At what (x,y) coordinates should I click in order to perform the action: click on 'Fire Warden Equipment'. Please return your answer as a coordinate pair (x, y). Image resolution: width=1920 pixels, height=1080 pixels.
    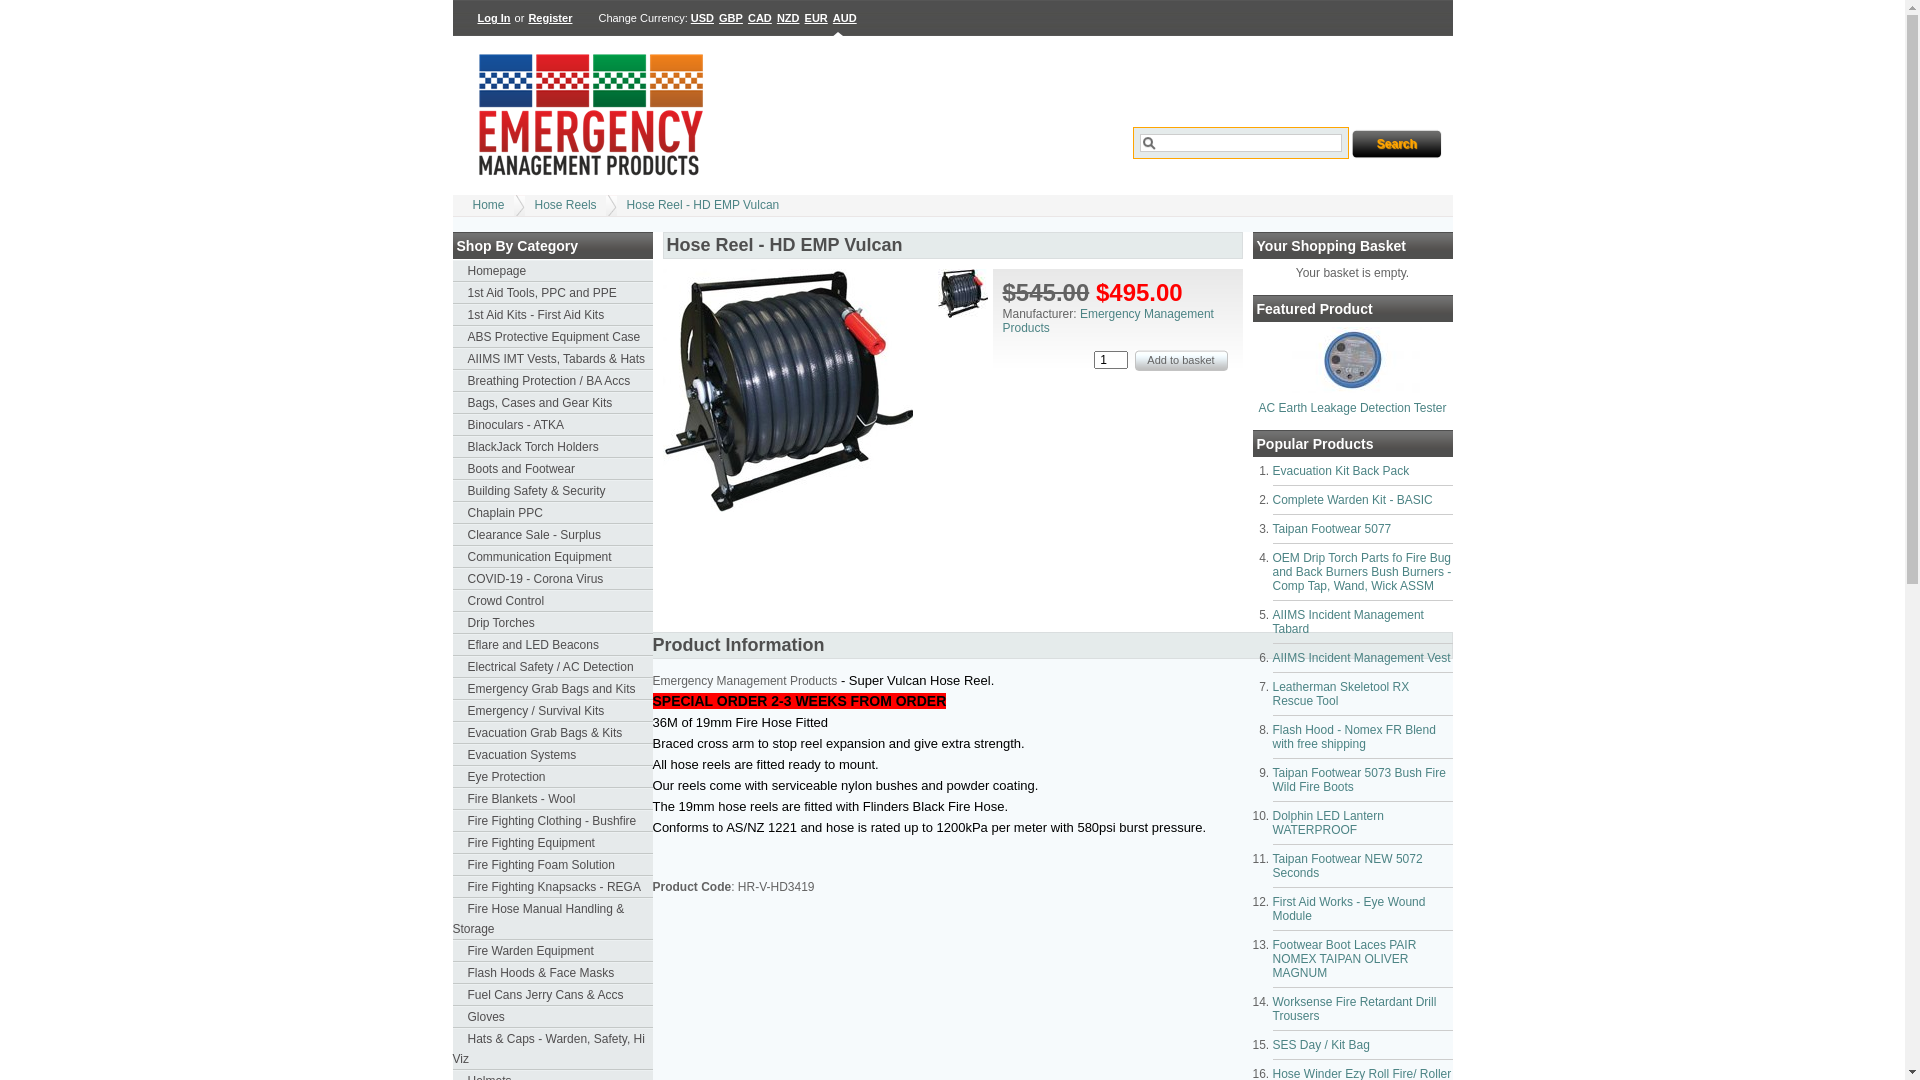
    Looking at the image, I should click on (552, 950).